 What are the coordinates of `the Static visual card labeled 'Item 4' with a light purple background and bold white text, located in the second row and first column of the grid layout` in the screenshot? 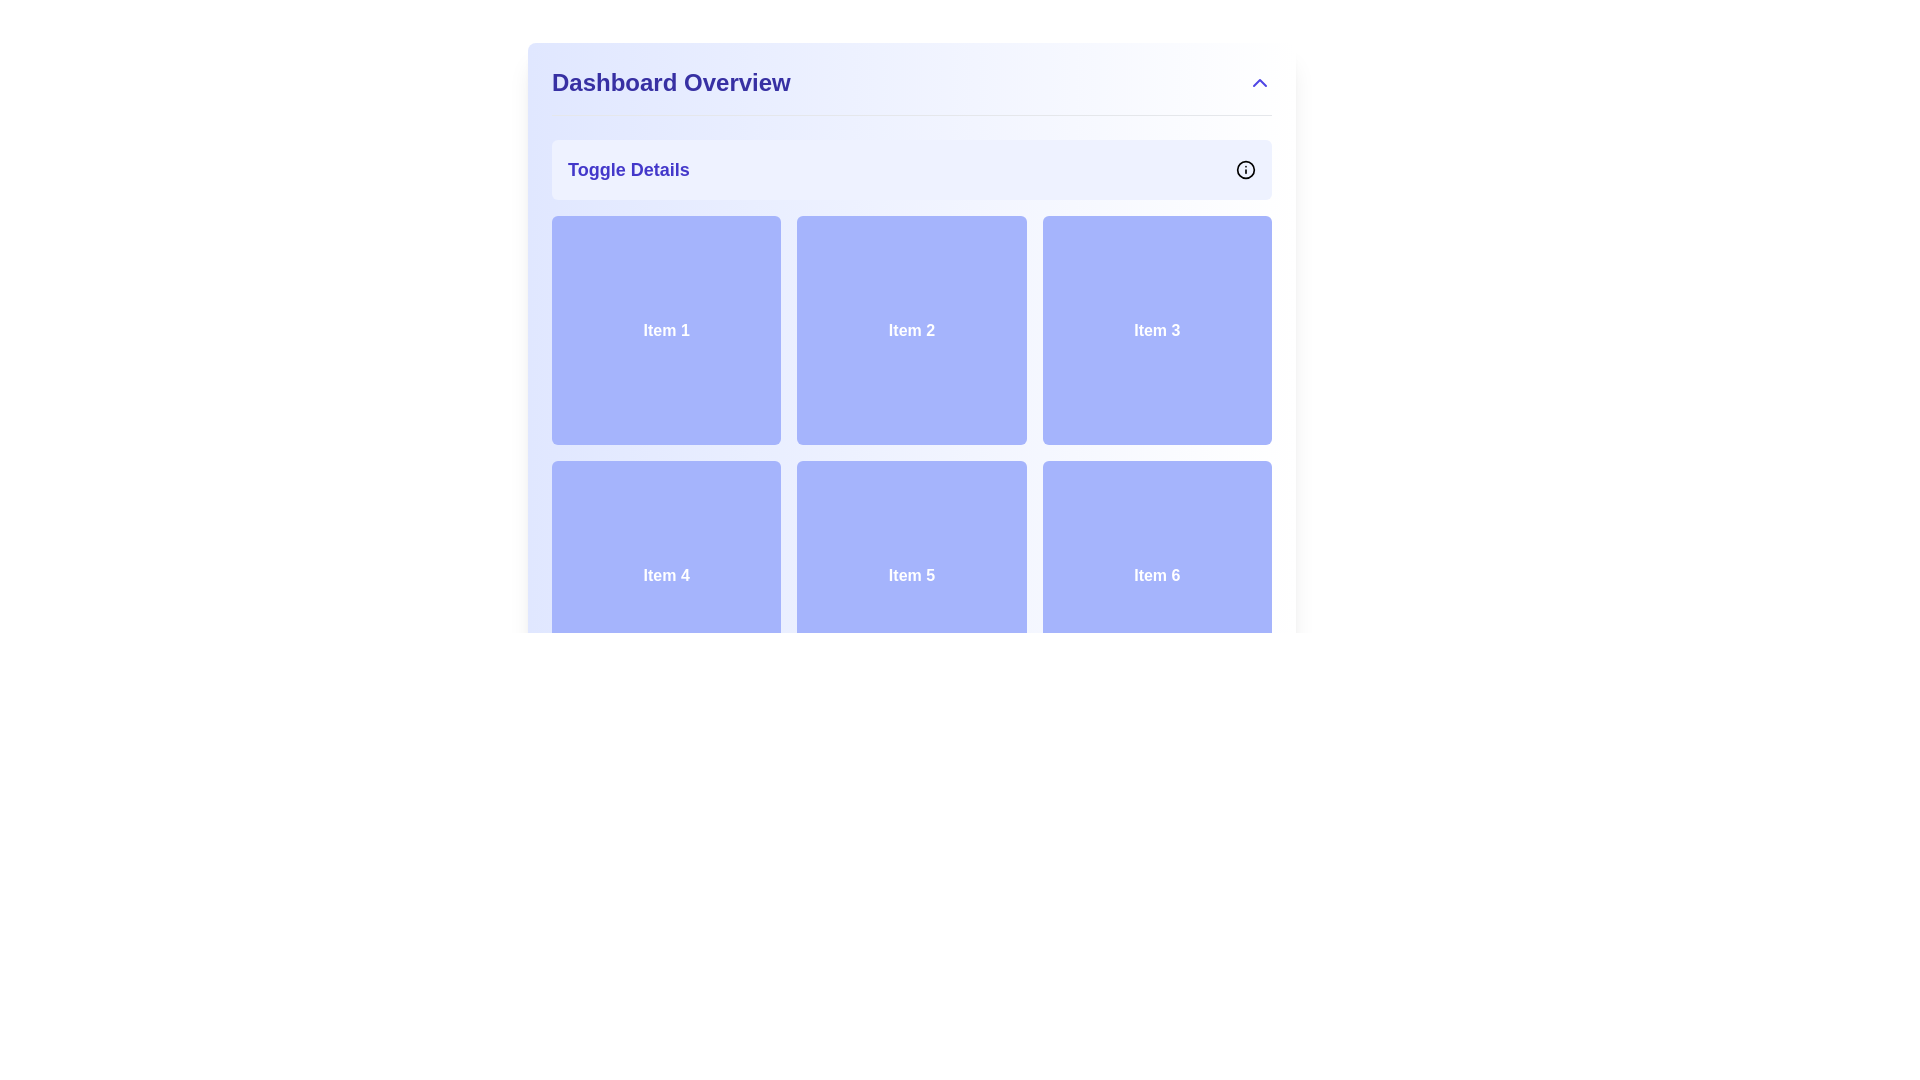 It's located at (666, 575).